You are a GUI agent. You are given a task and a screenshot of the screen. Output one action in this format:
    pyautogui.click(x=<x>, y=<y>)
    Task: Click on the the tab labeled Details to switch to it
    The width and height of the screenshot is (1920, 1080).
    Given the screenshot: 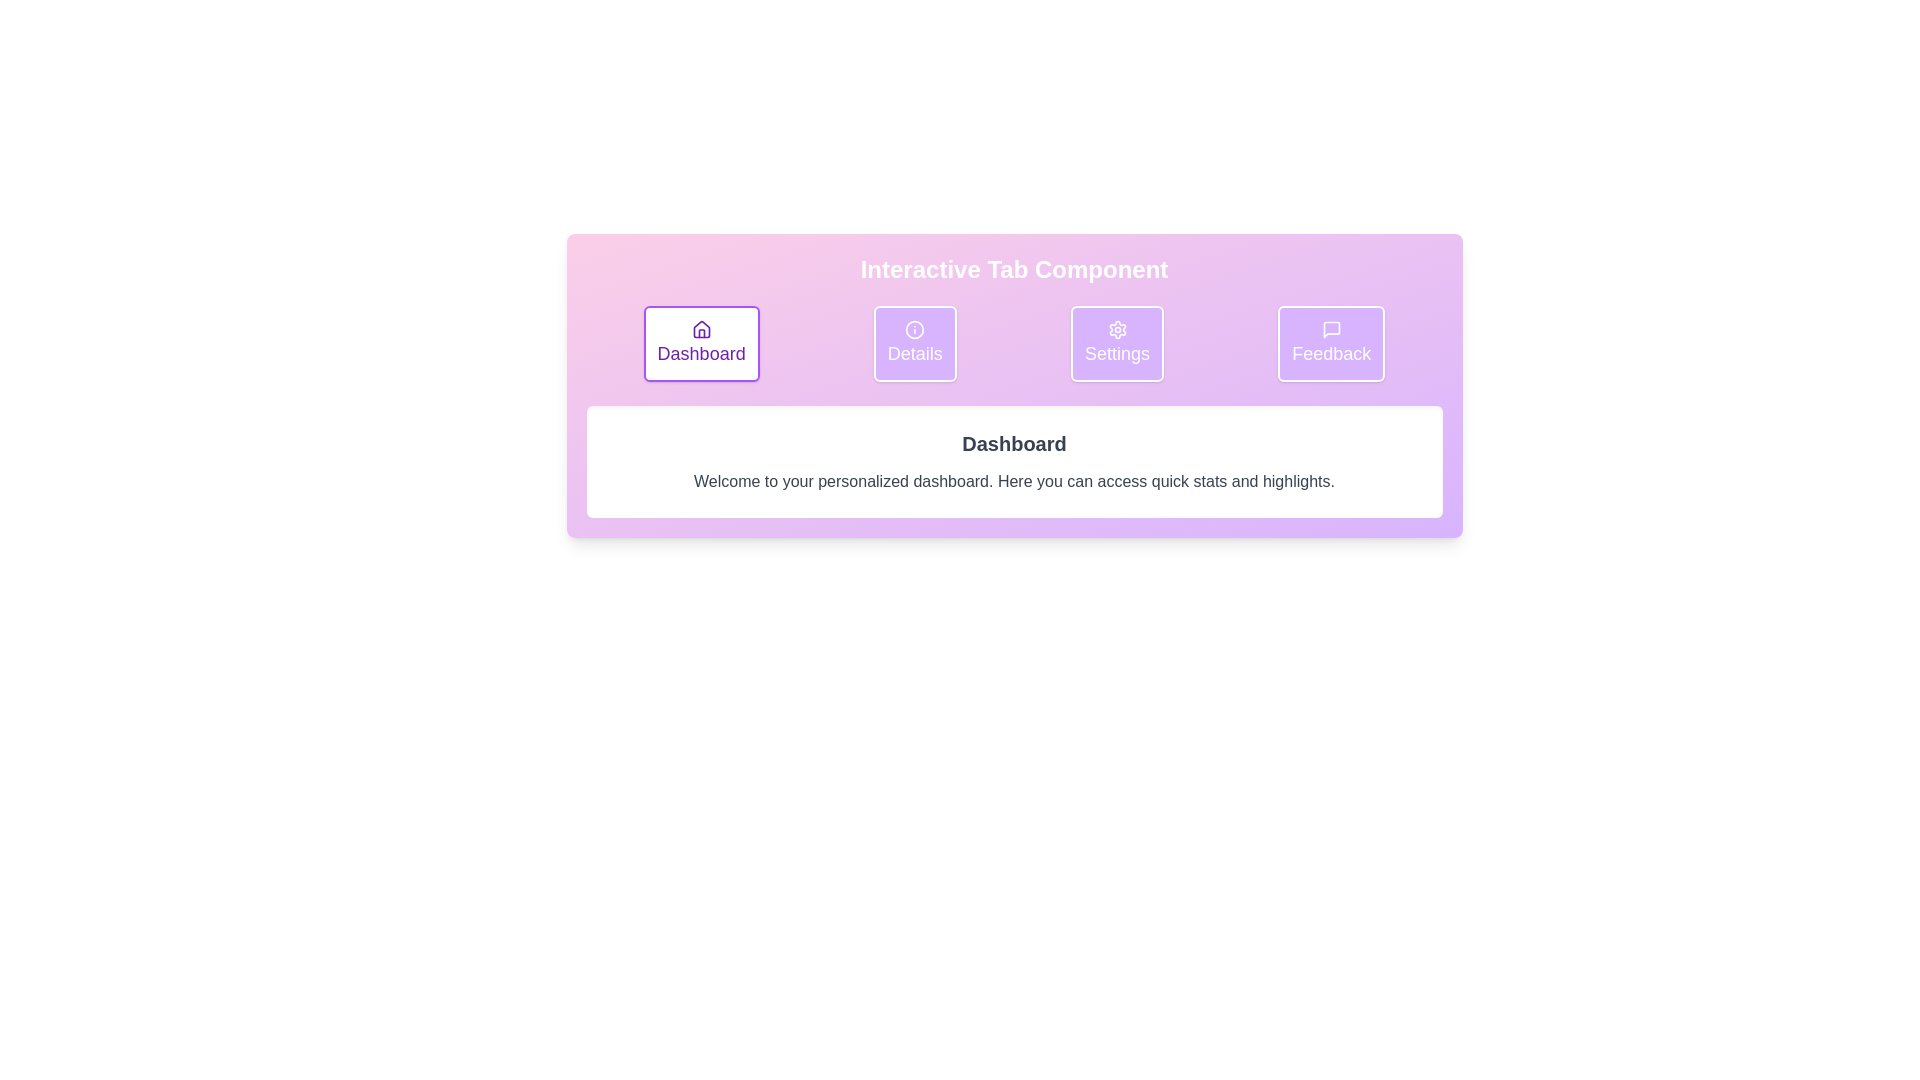 What is the action you would take?
    pyautogui.click(x=914, y=342)
    